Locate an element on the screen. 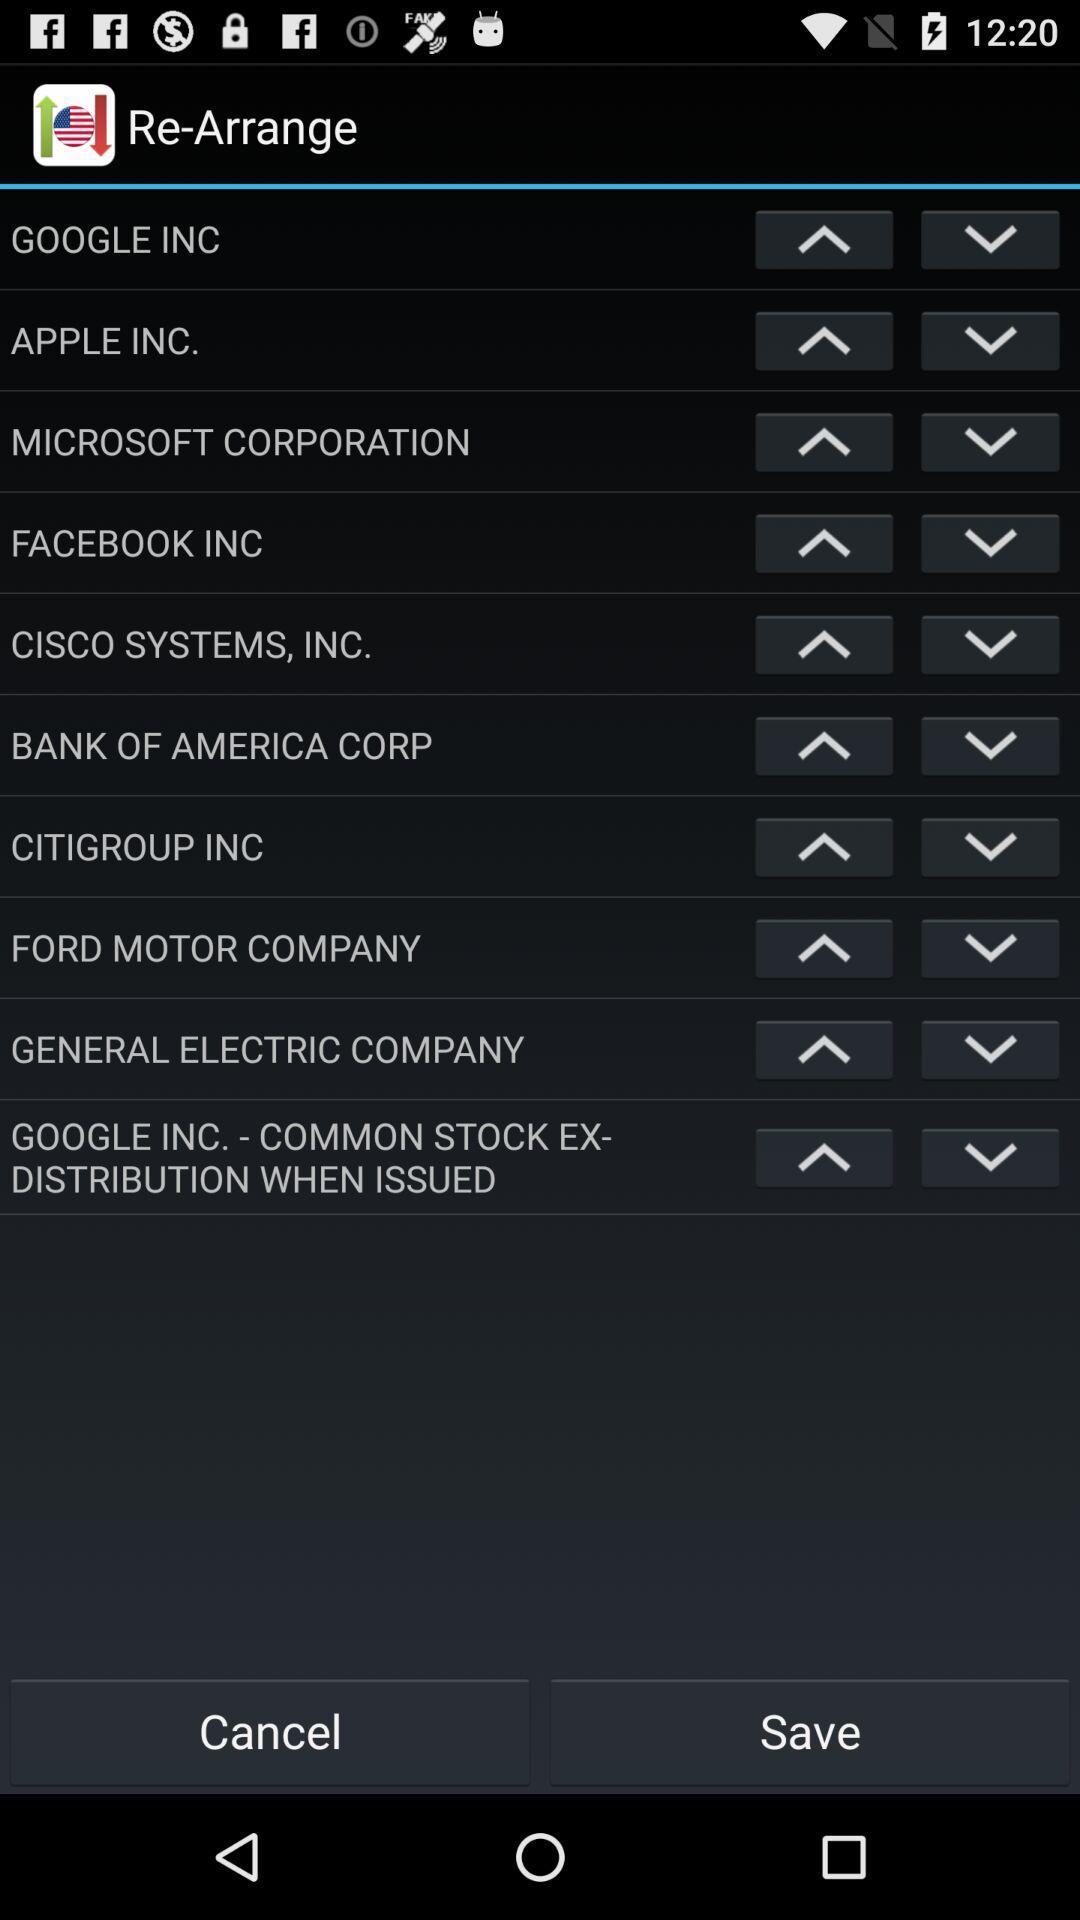  expand facebook inc is located at coordinates (990, 542).